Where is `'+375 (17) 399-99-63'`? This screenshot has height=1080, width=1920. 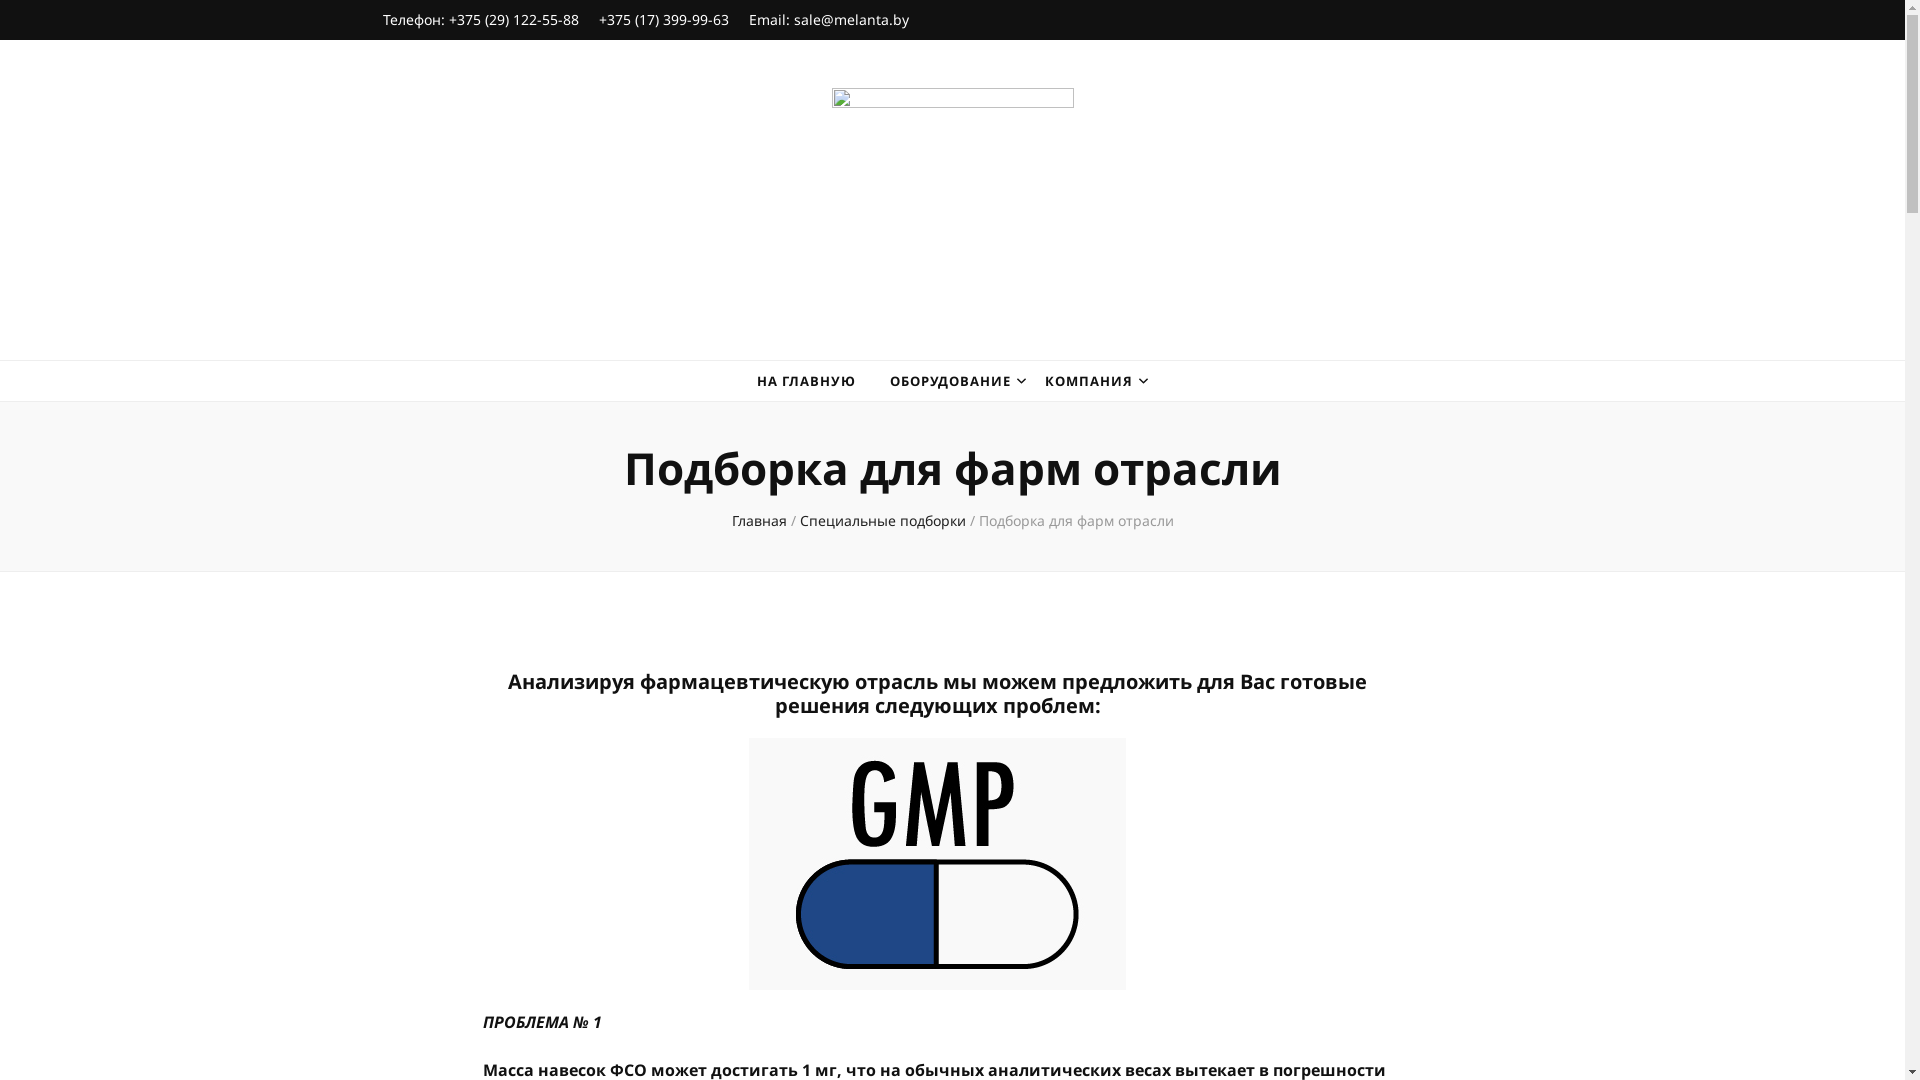 '+375 (17) 399-99-63' is located at coordinates (662, 19).